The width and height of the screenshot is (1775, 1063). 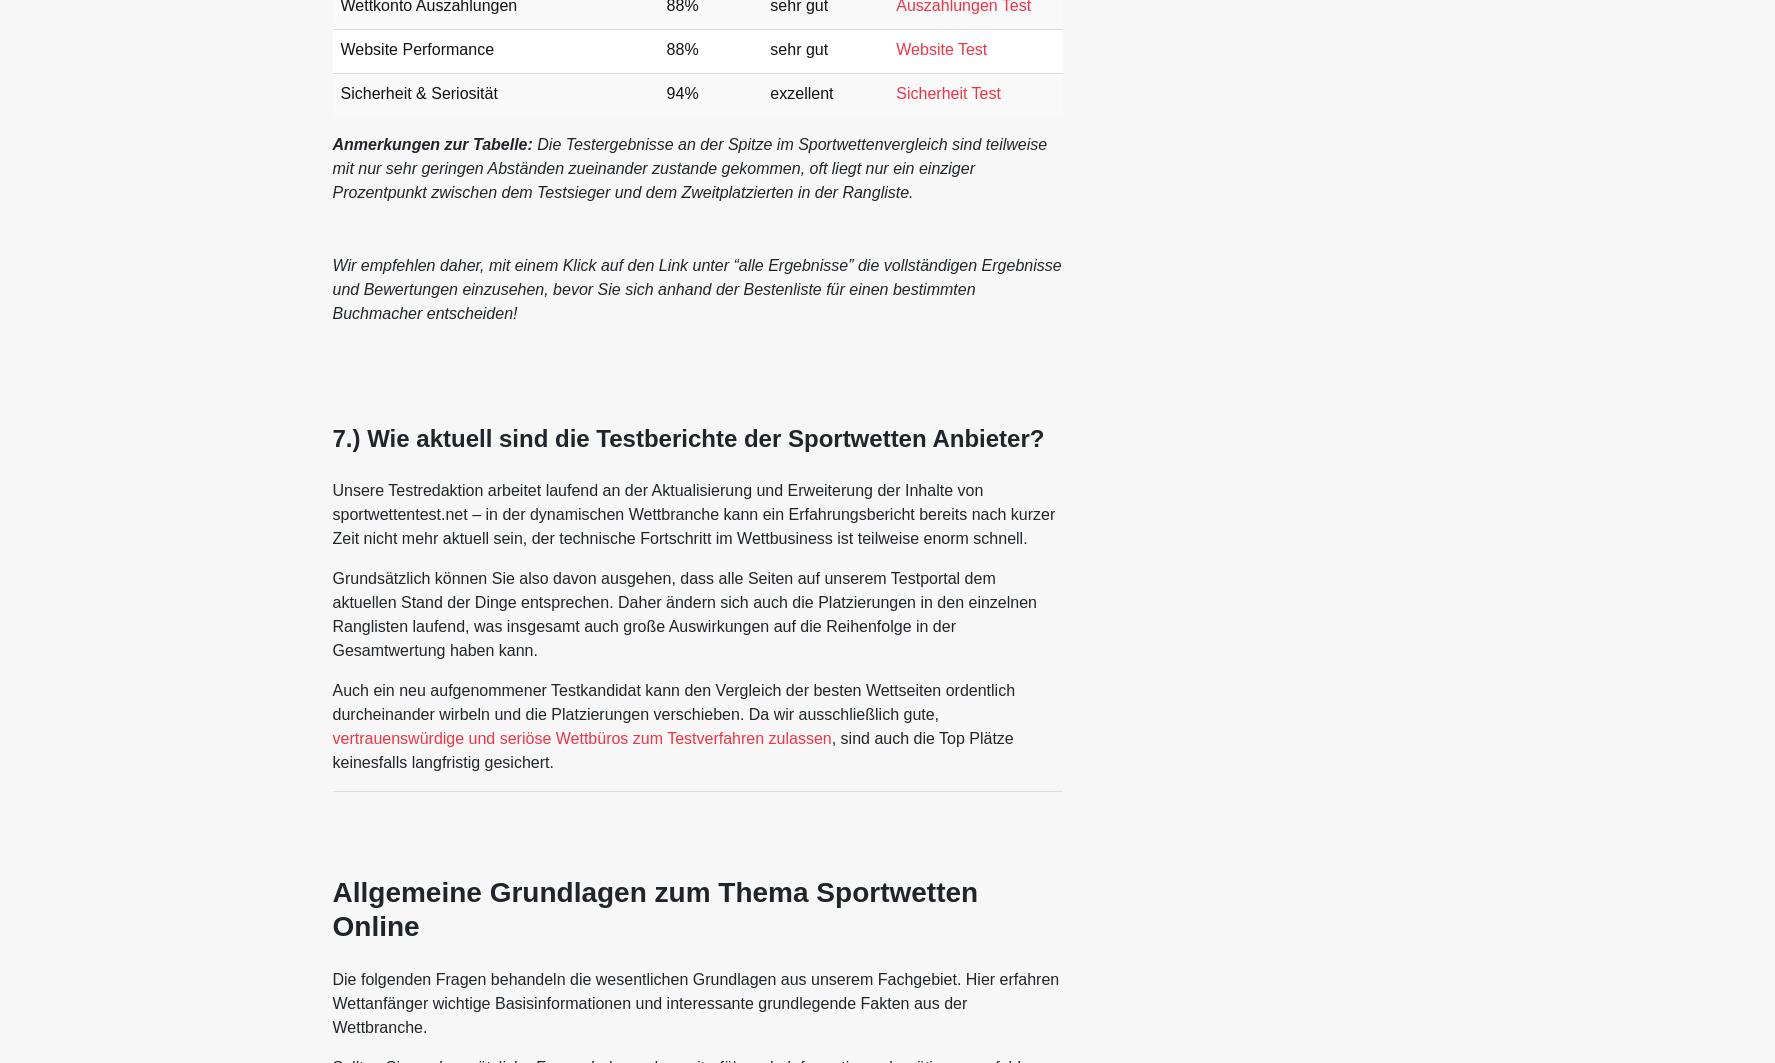 What do you see at coordinates (330, 438) in the screenshot?
I see `'7.) Wie aktuell sind die Testberichte der Sportwetten Anbieter?'` at bounding box center [330, 438].